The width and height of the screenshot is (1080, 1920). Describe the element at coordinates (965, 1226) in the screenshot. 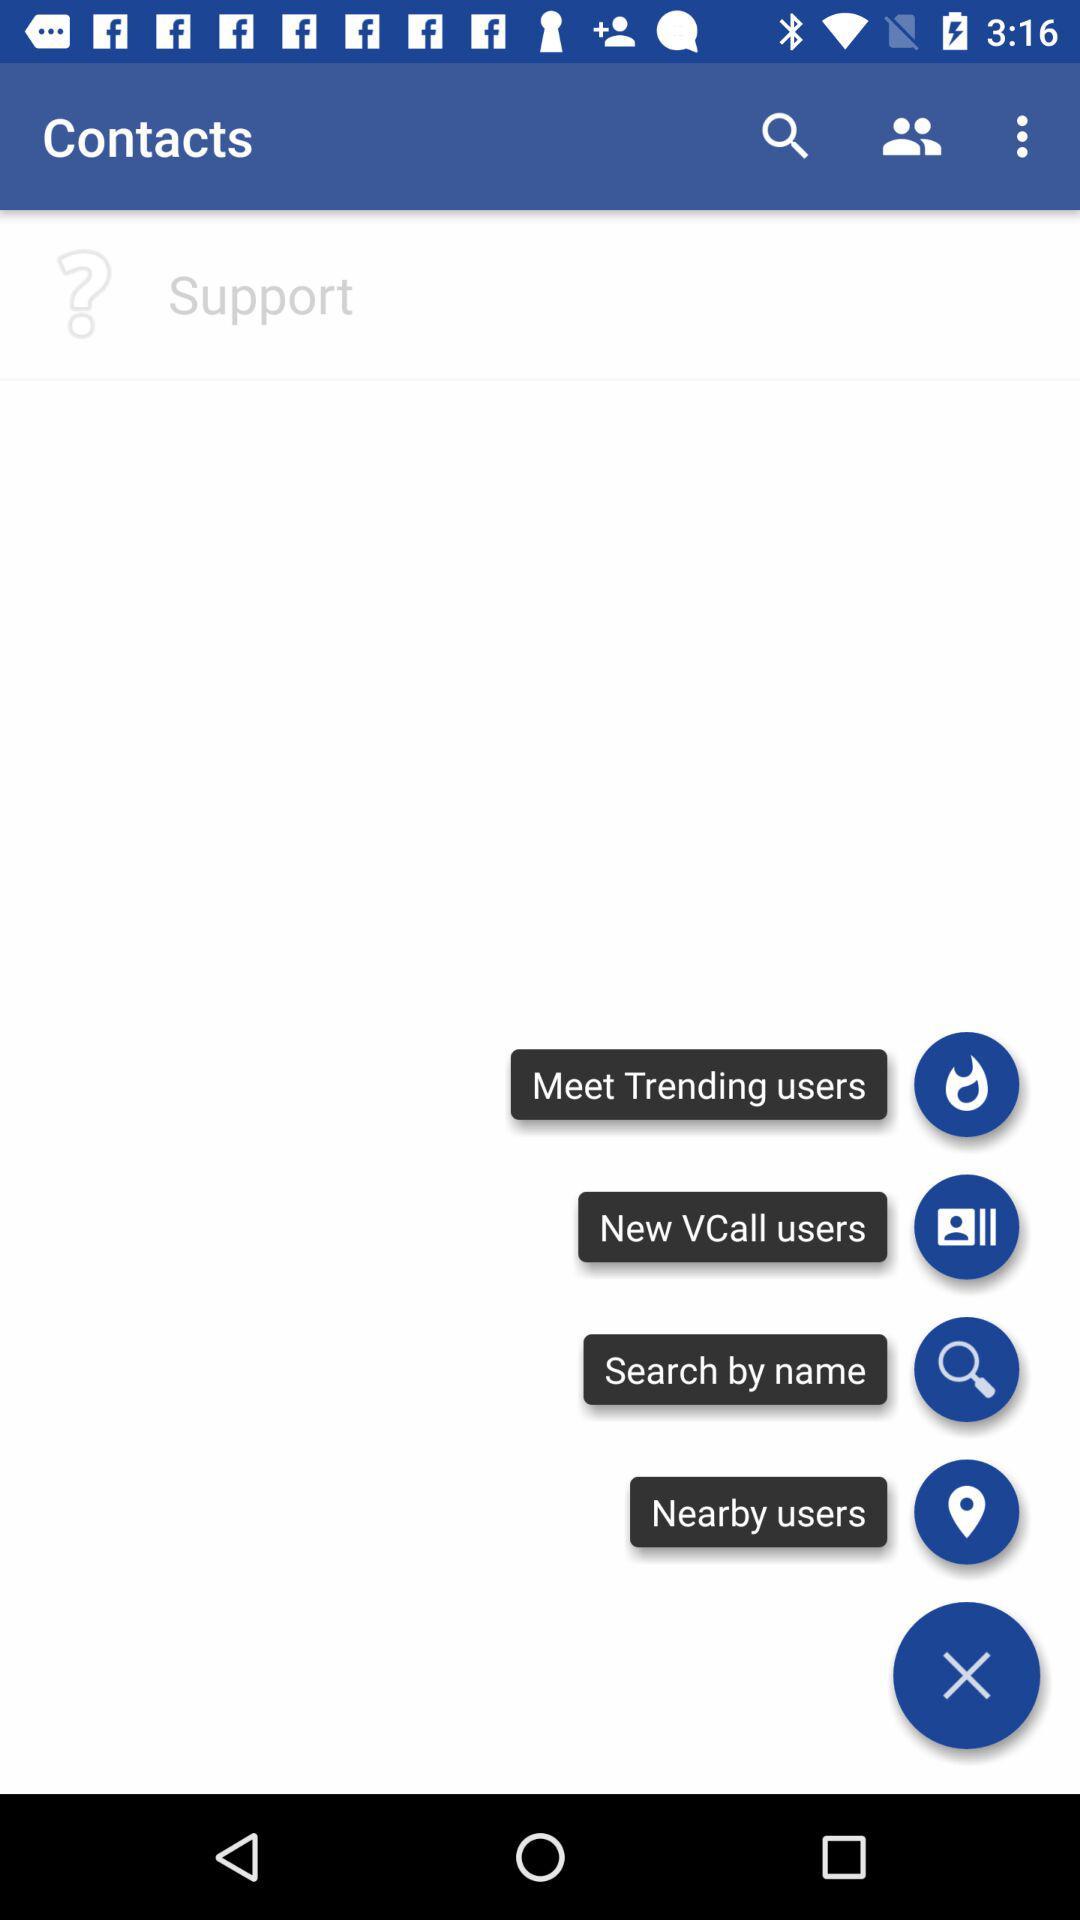

I see `icon to the right of meet trending users icon` at that location.